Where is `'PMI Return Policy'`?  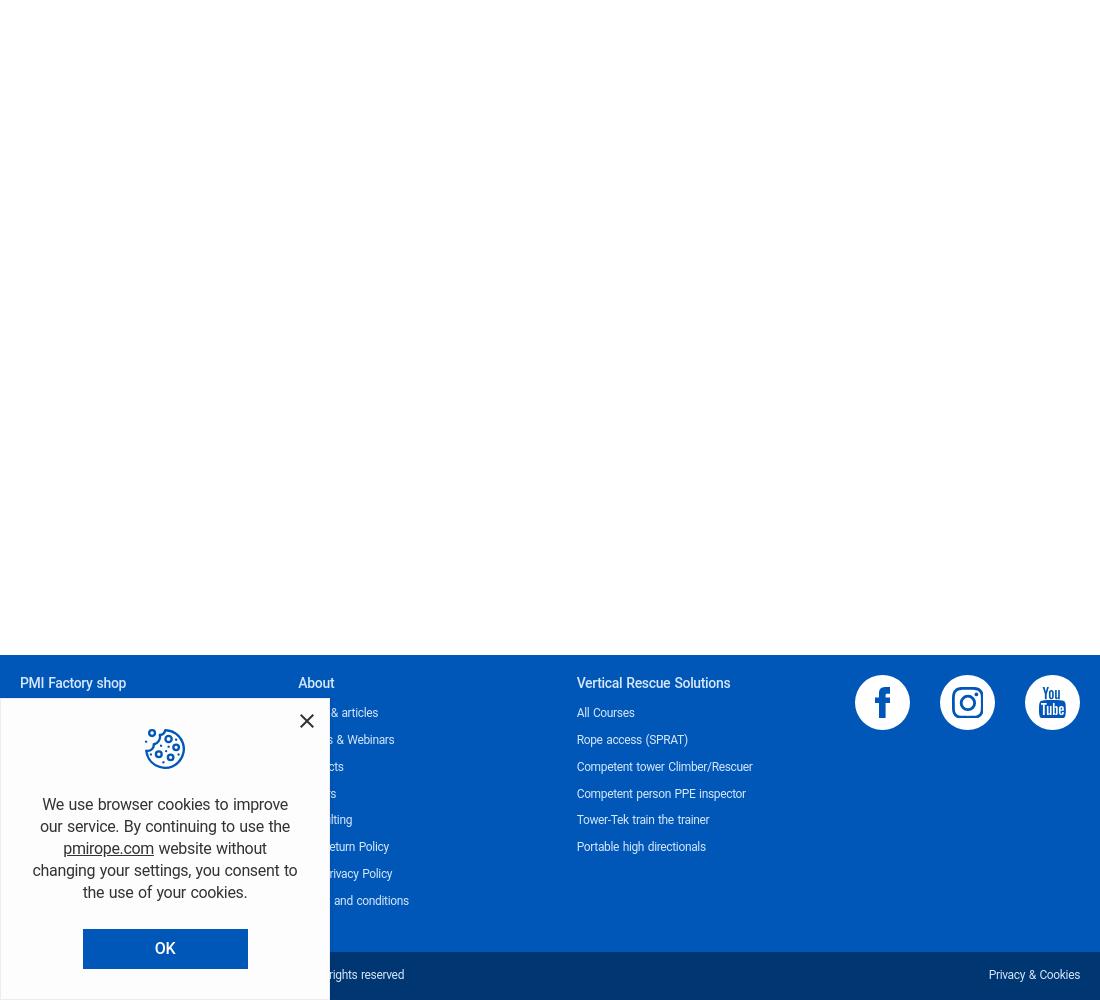 'PMI Return Policy' is located at coordinates (296, 846).